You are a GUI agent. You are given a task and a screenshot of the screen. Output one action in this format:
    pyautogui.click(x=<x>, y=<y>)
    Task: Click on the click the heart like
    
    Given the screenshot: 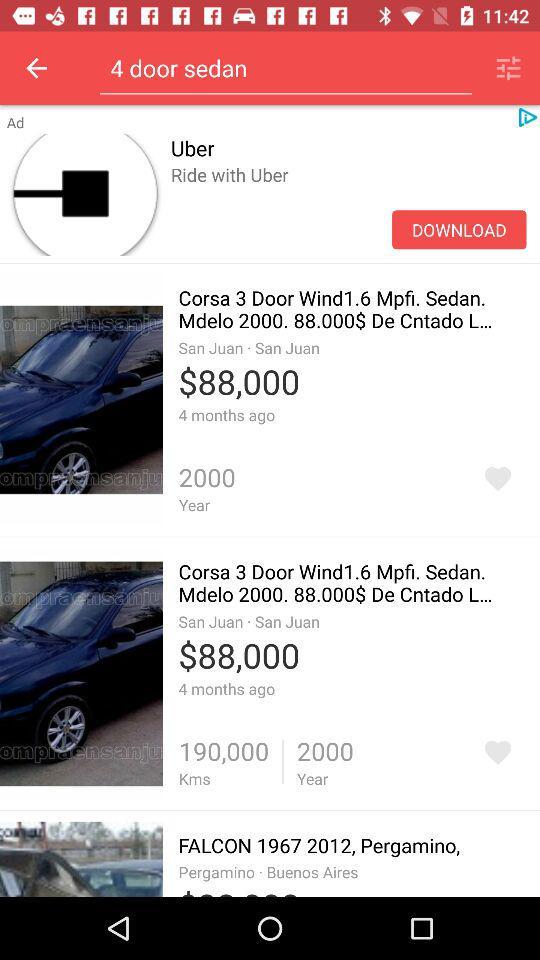 What is the action you would take?
    pyautogui.click(x=496, y=751)
    